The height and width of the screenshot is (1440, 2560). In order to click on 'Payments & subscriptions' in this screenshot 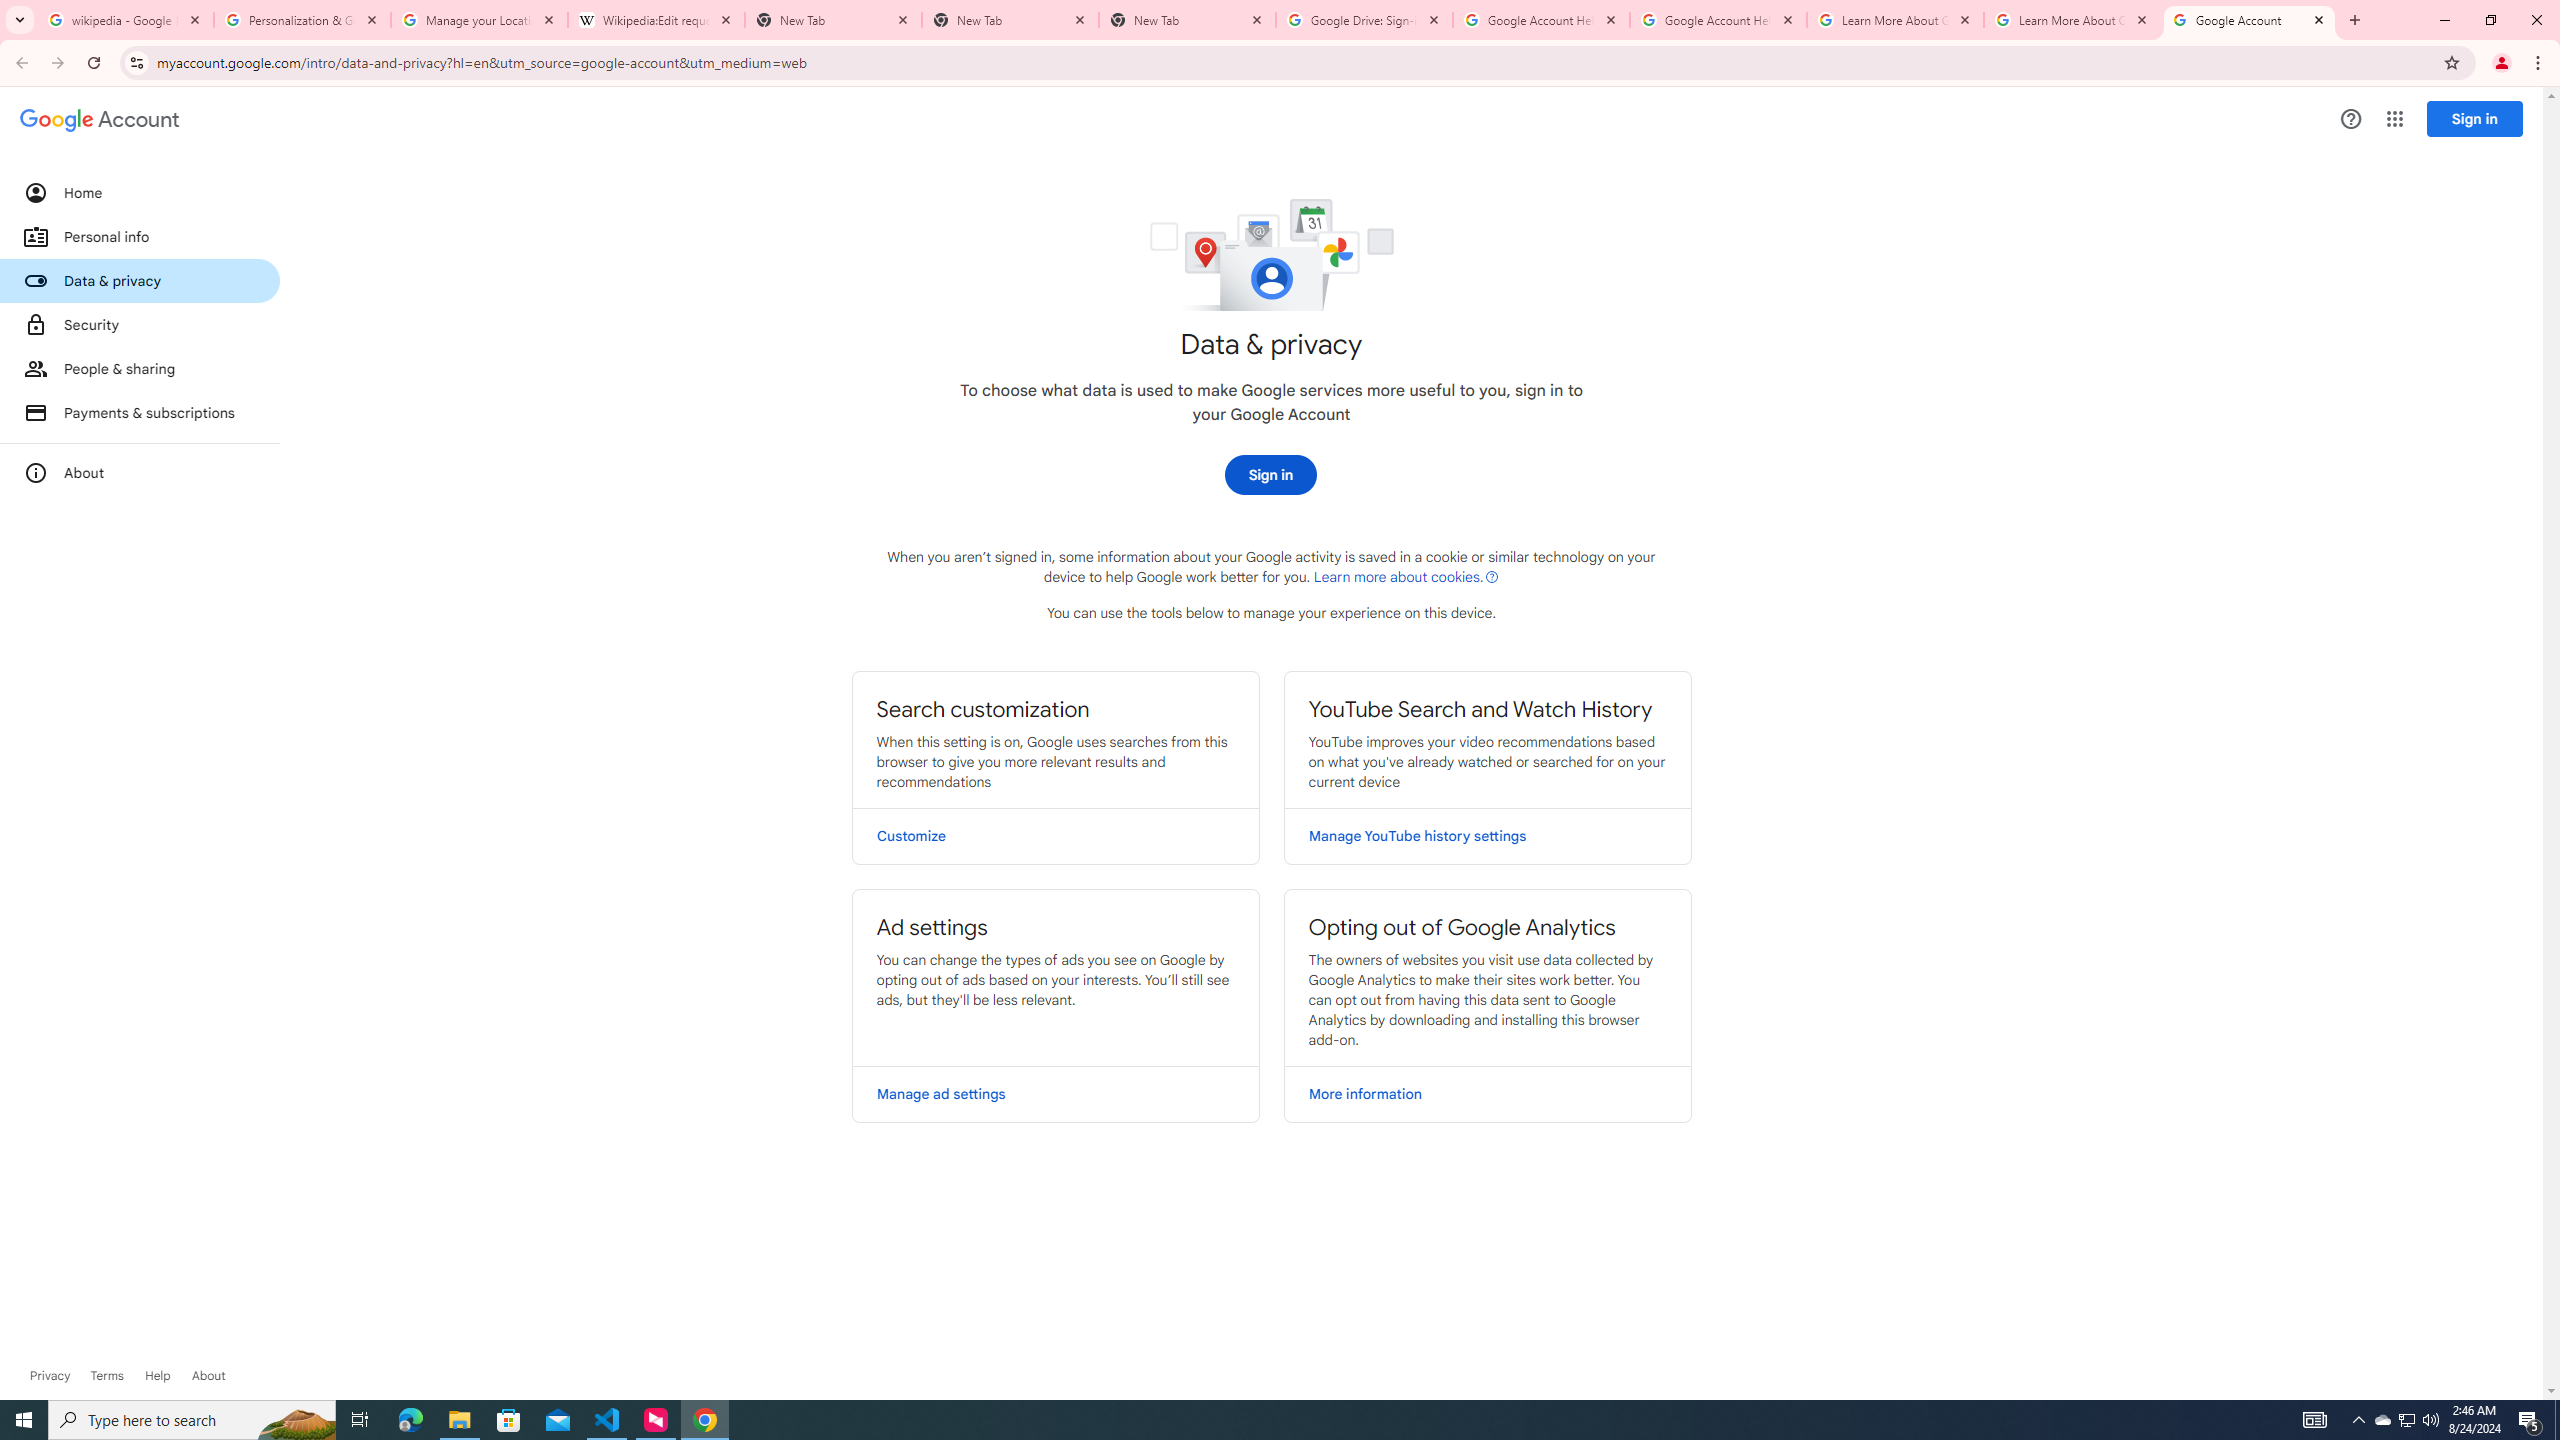, I will do `click(138, 413)`.